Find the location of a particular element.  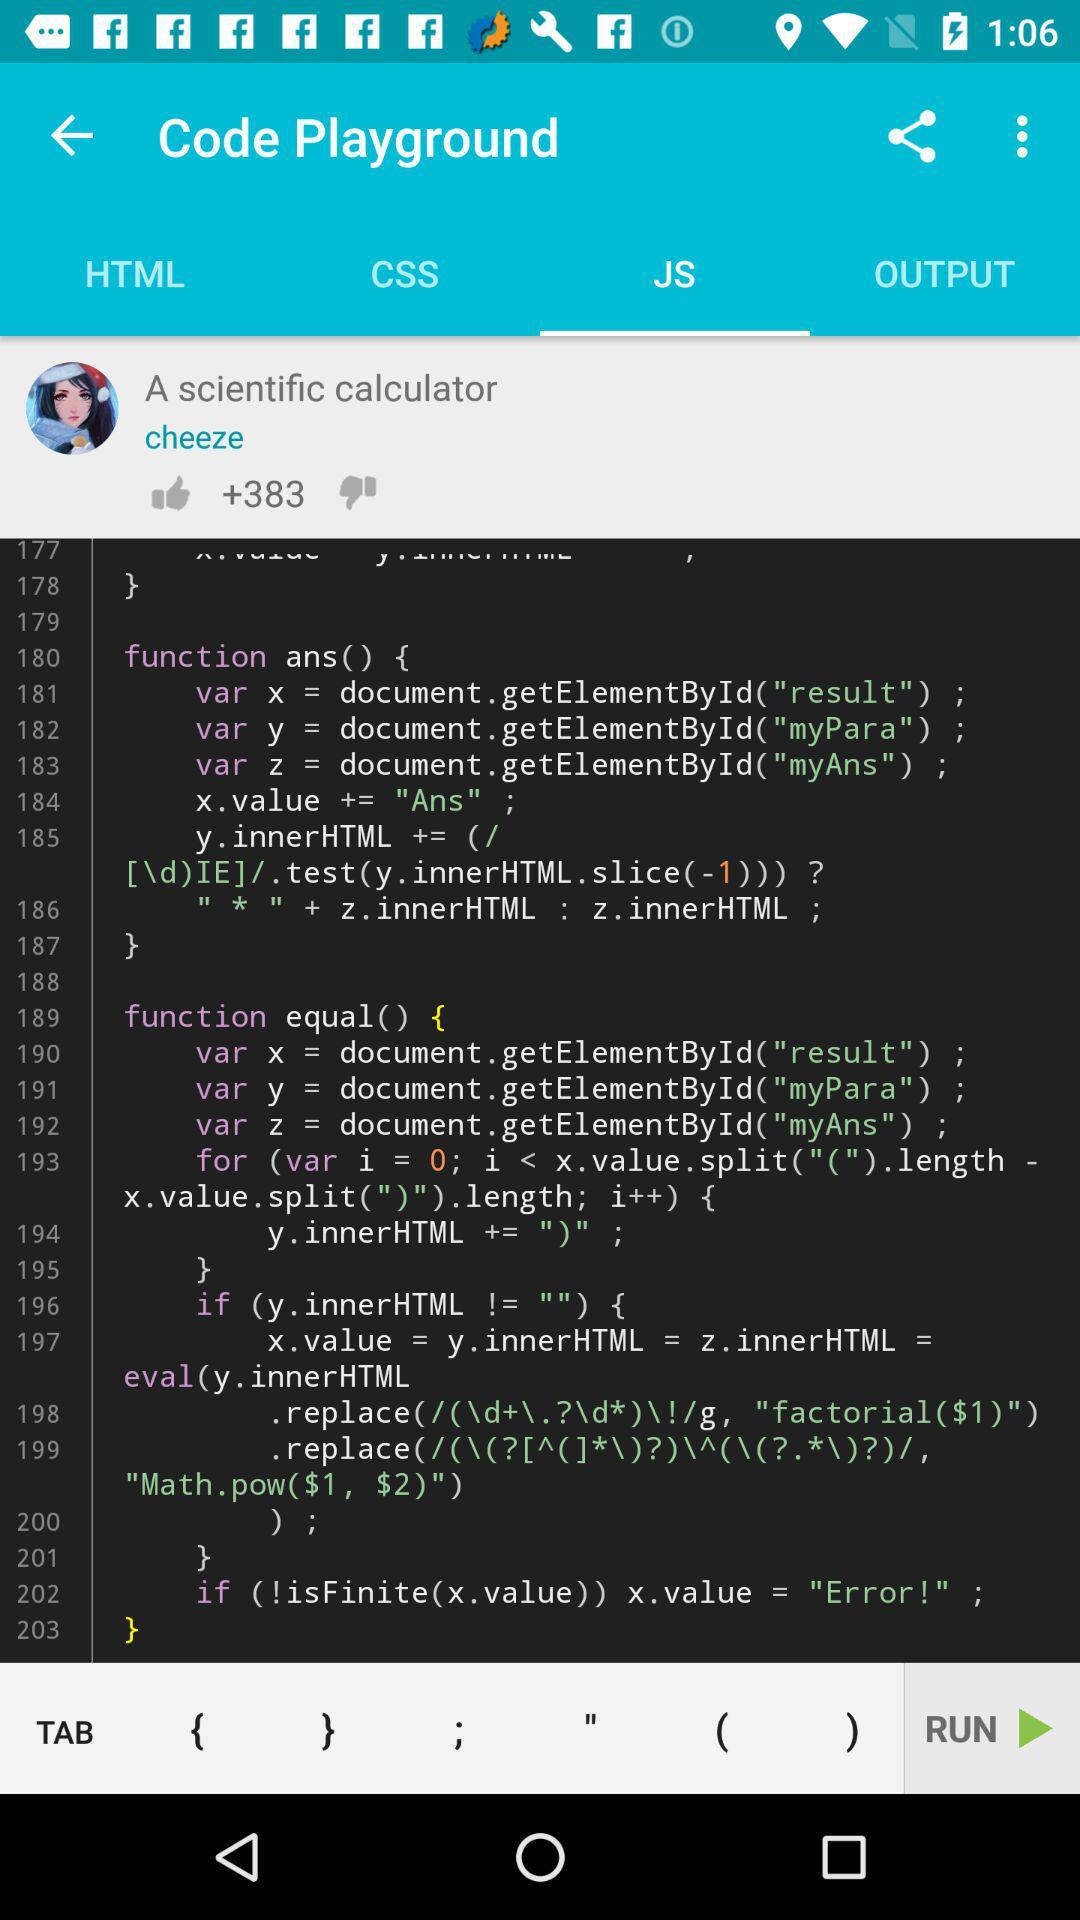

" icon is located at coordinates (589, 1727).